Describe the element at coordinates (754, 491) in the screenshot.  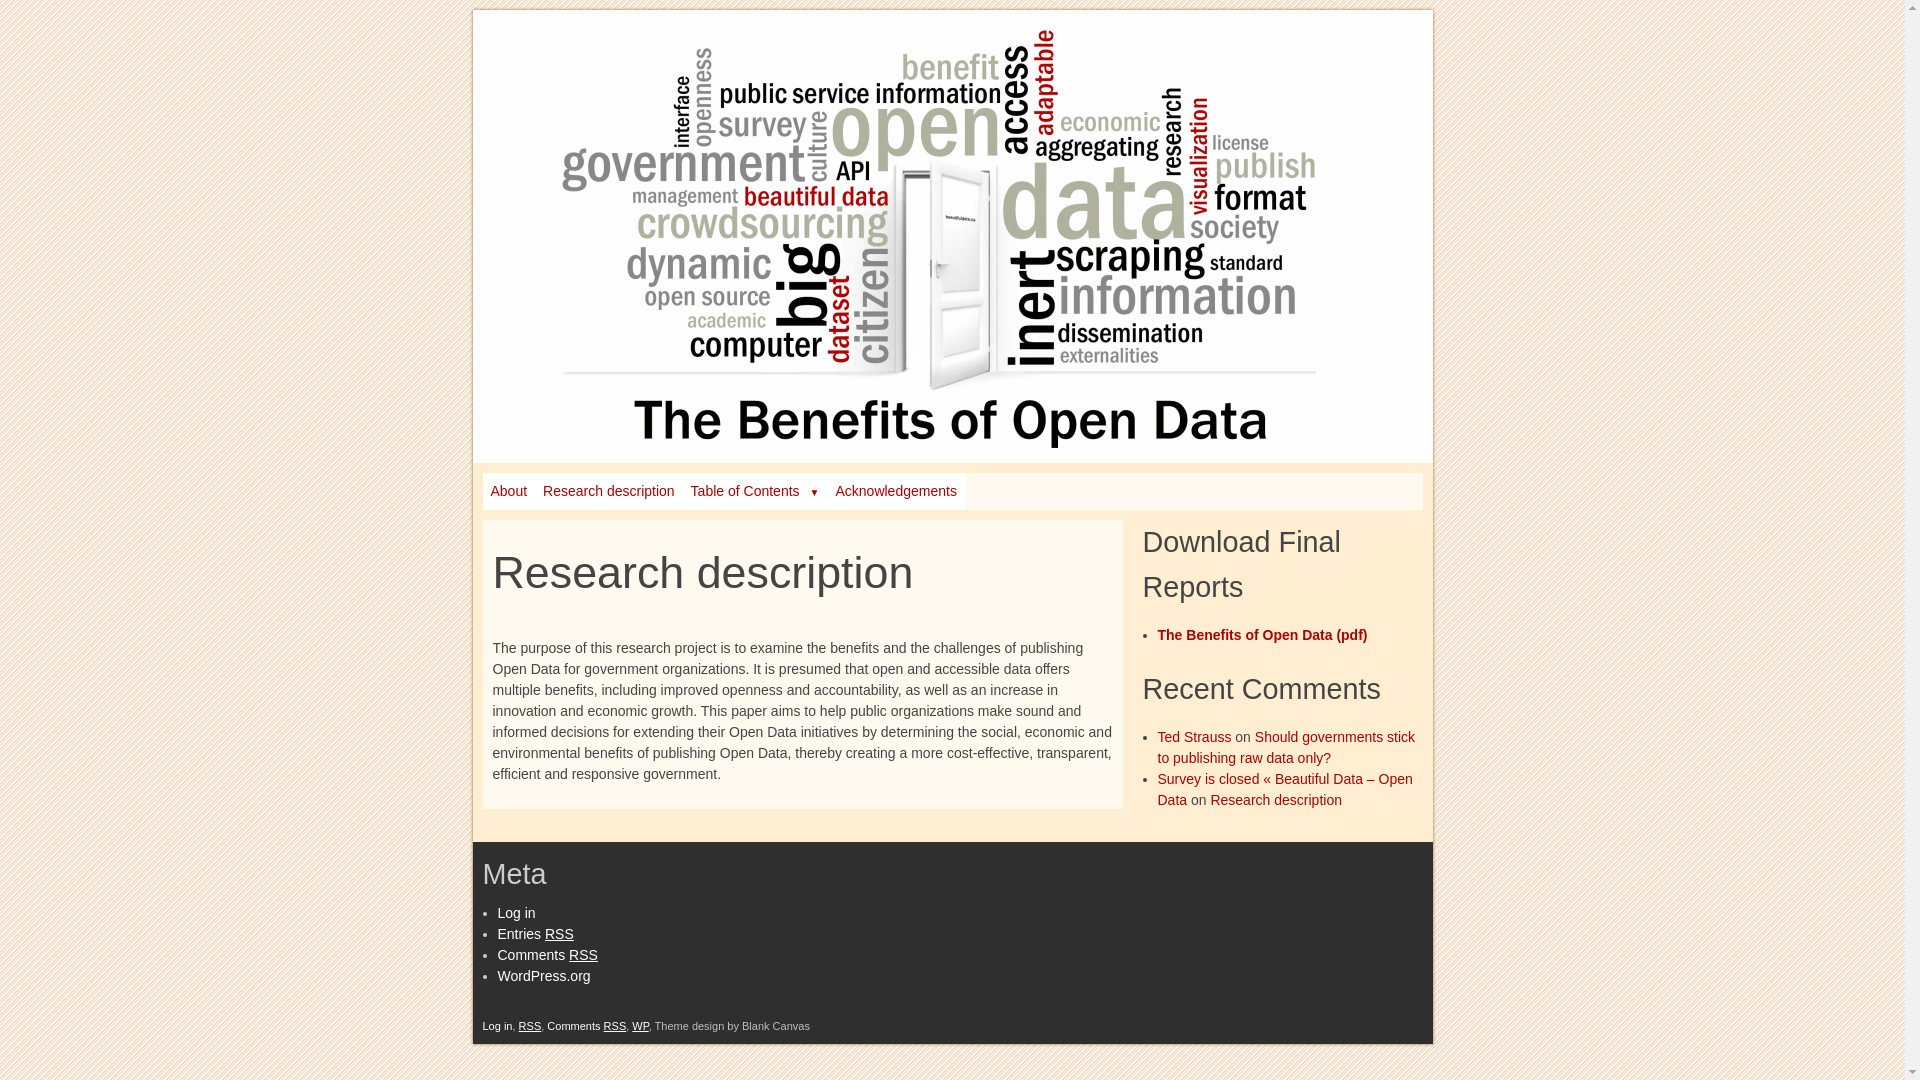
I see `'Table of Contents'` at that location.